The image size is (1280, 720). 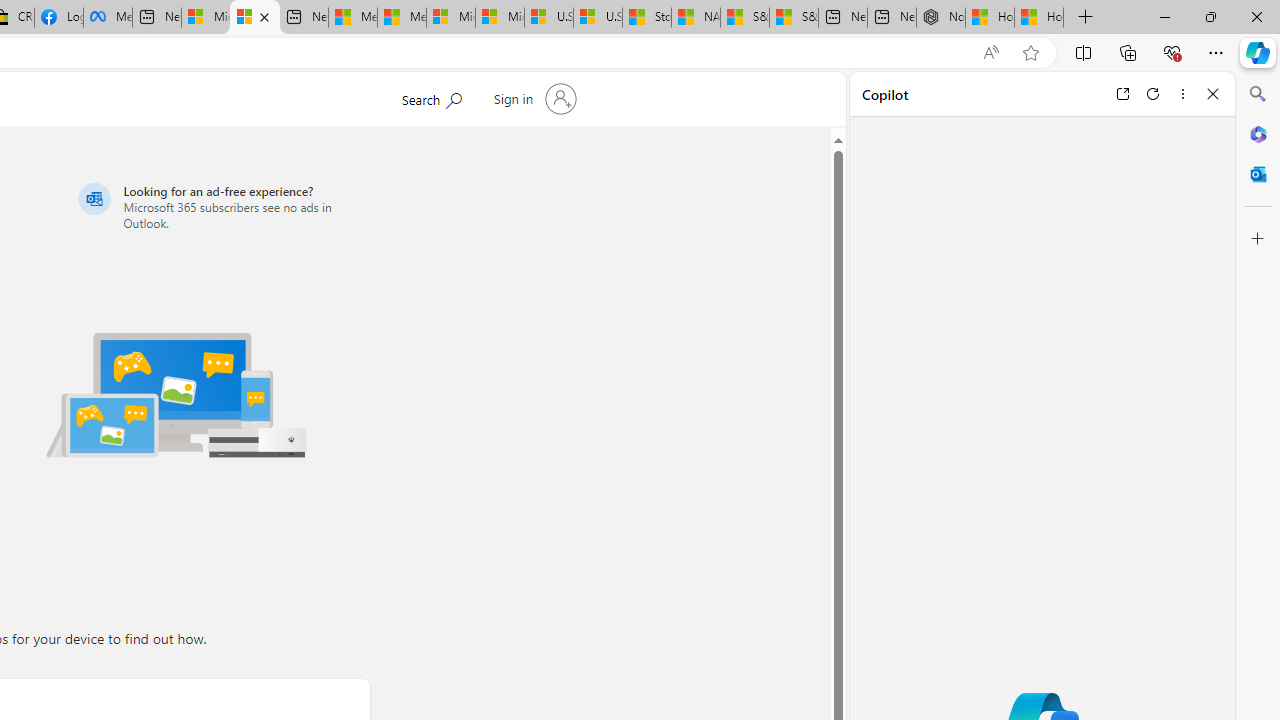 I want to click on 'Sign in to your account', so click(x=533, y=99).